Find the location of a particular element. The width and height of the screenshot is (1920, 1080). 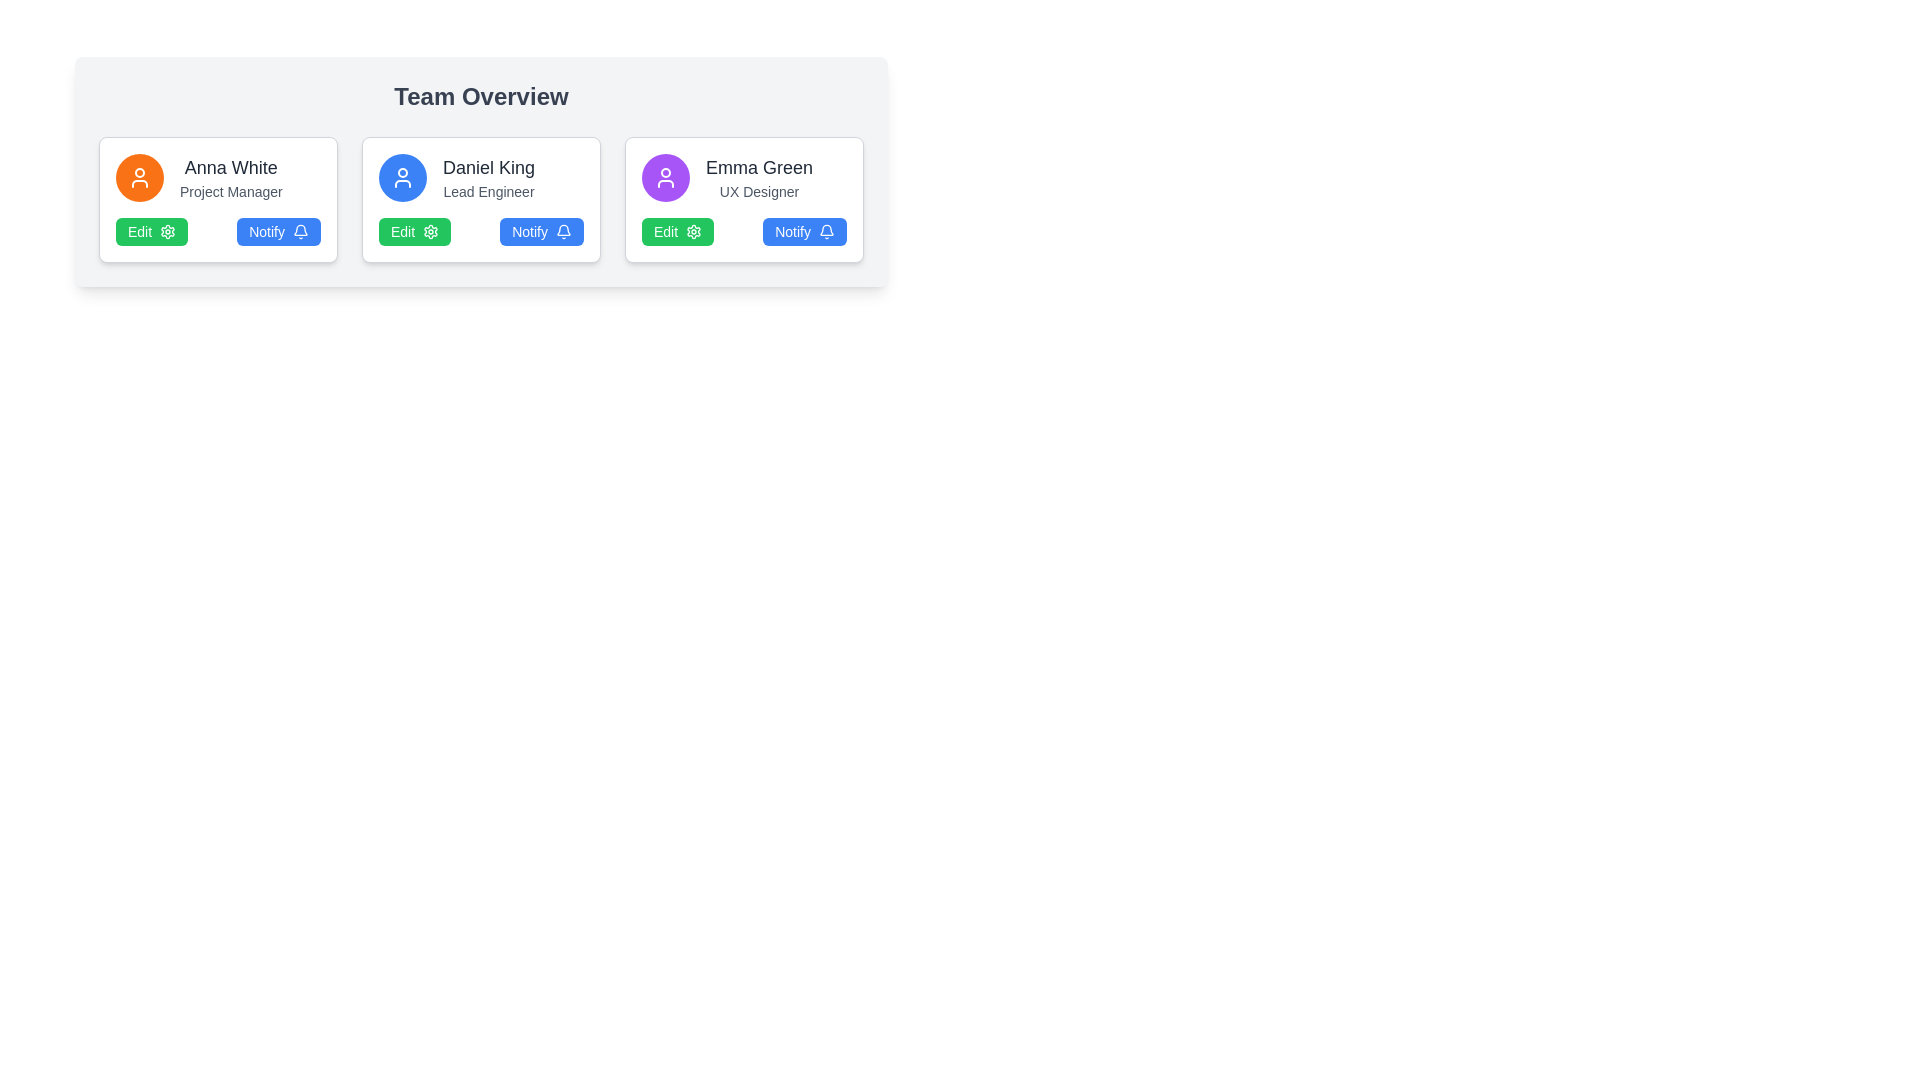

the green 'Edit' button with rounded corners and a settings icon, located in the card for 'Emma Green' in the 'Team Overview' section is located at coordinates (678, 230).